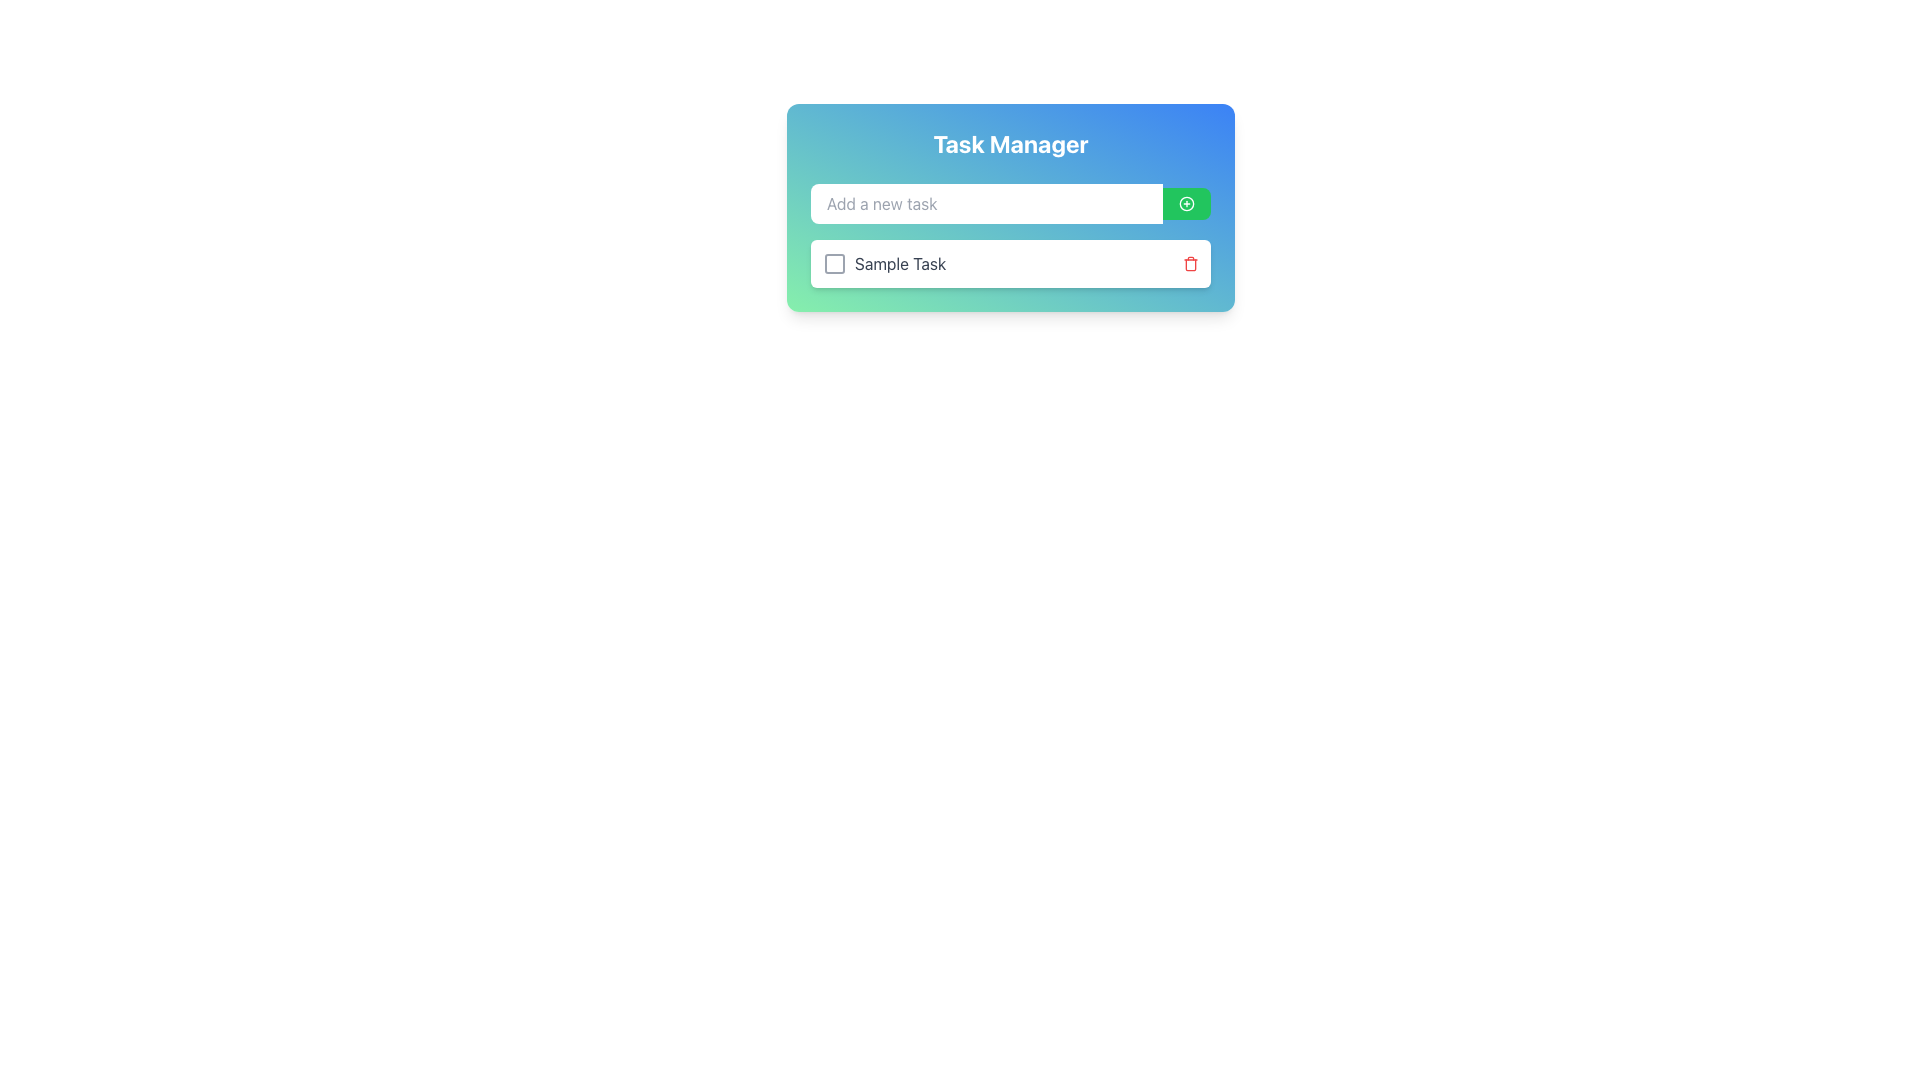  I want to click on the static text displaying 'Sample Task' in gray font, located in a task management interface, positioned to the right of the checkbox and before the delete icon, so click(899, 262).